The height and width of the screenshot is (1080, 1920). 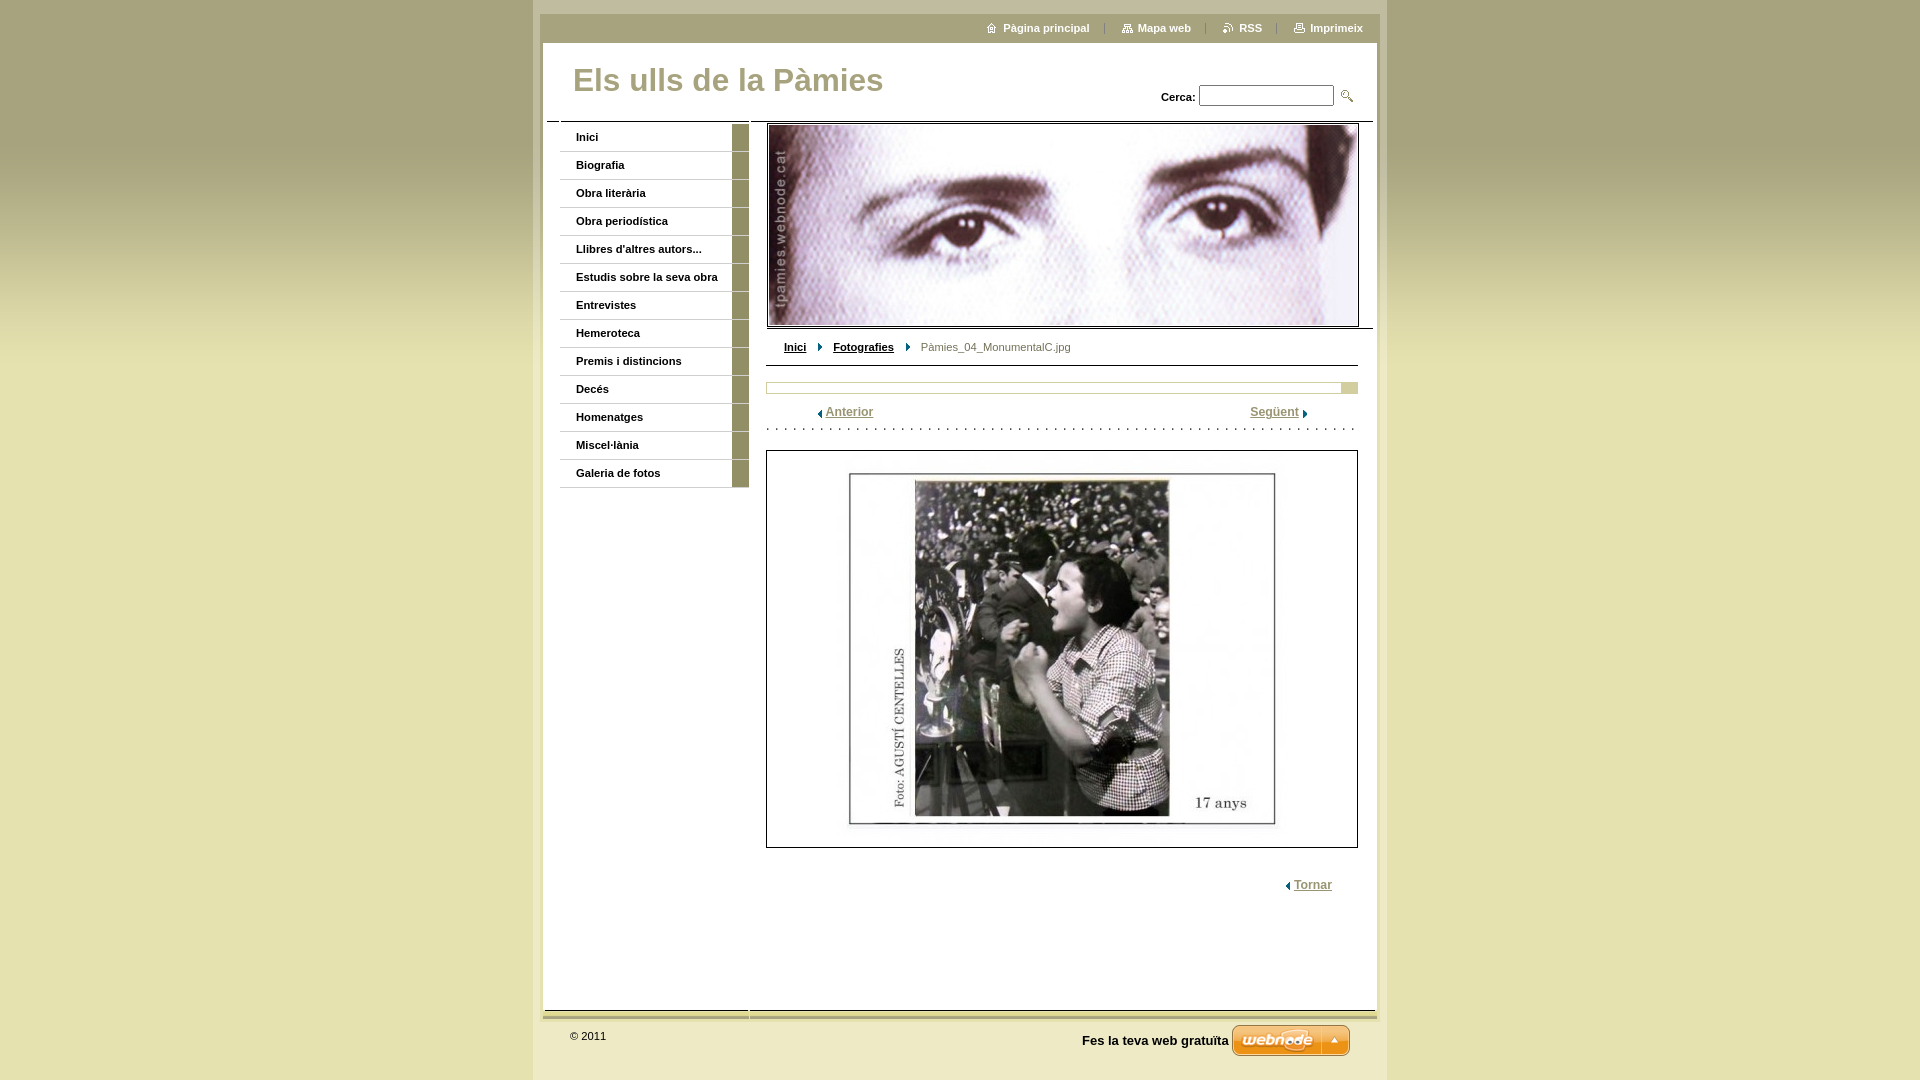 I want to click on 'Anterior', so click(x=817, y=411).